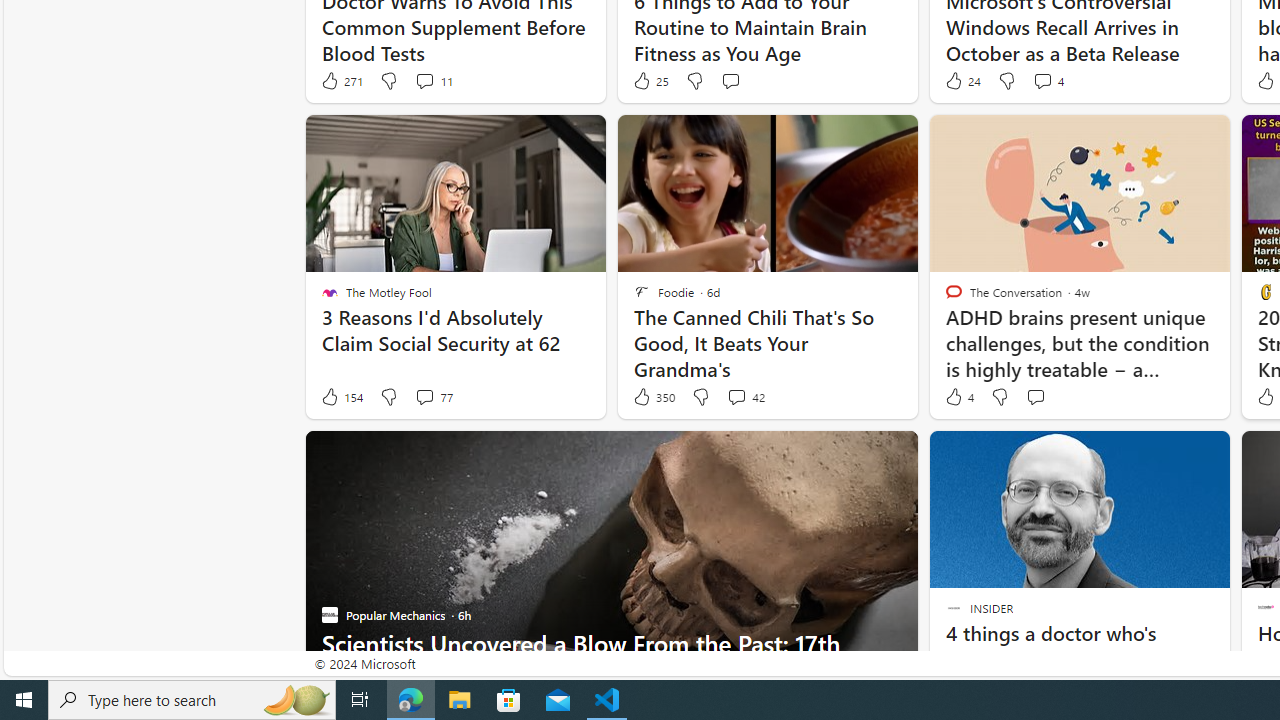 Image resolution: width=1280 pixels, height=720 pixels. Describe the element at coordinates (735, 397) in the screenshot. I see `'View comments 42 Comment'` at that location.